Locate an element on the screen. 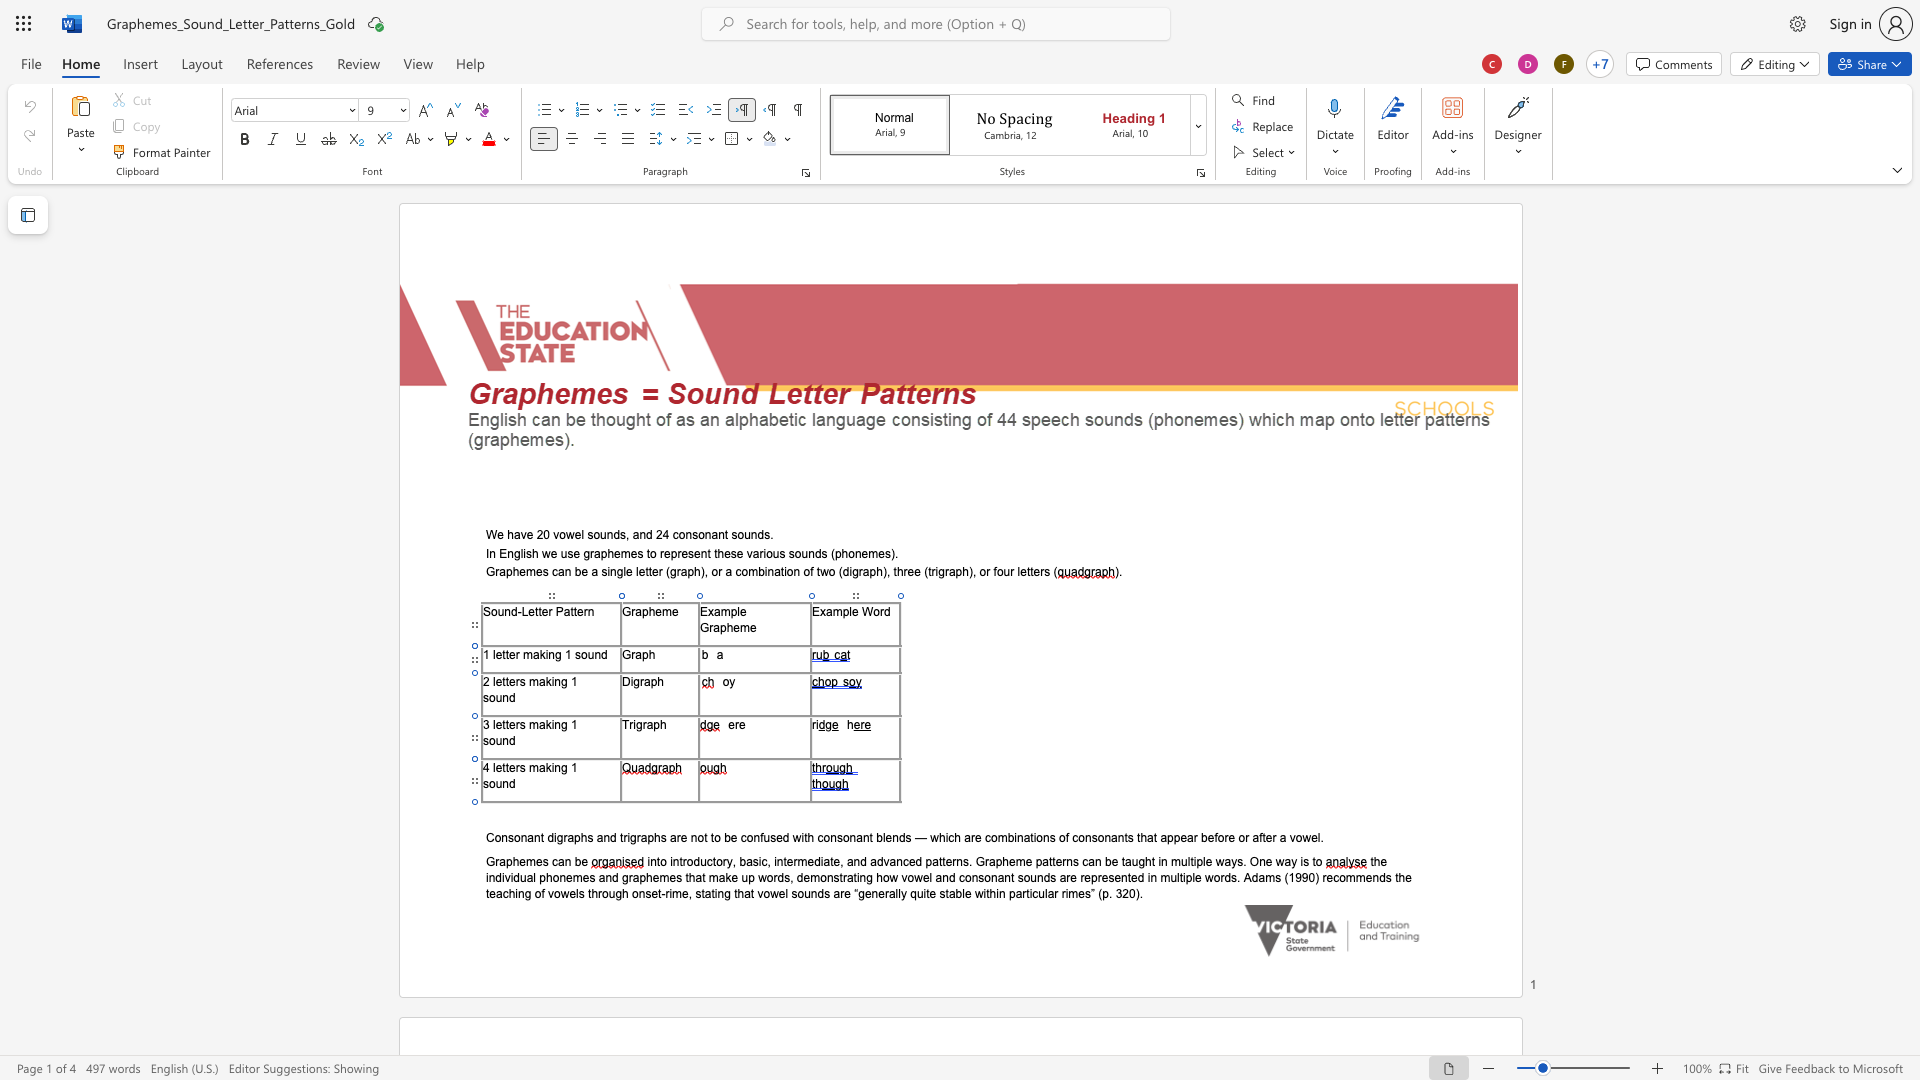 The image size is (1920, 1080). the space between the continuous character "m" and "b" in the text is located at coordinates (1006, 837).